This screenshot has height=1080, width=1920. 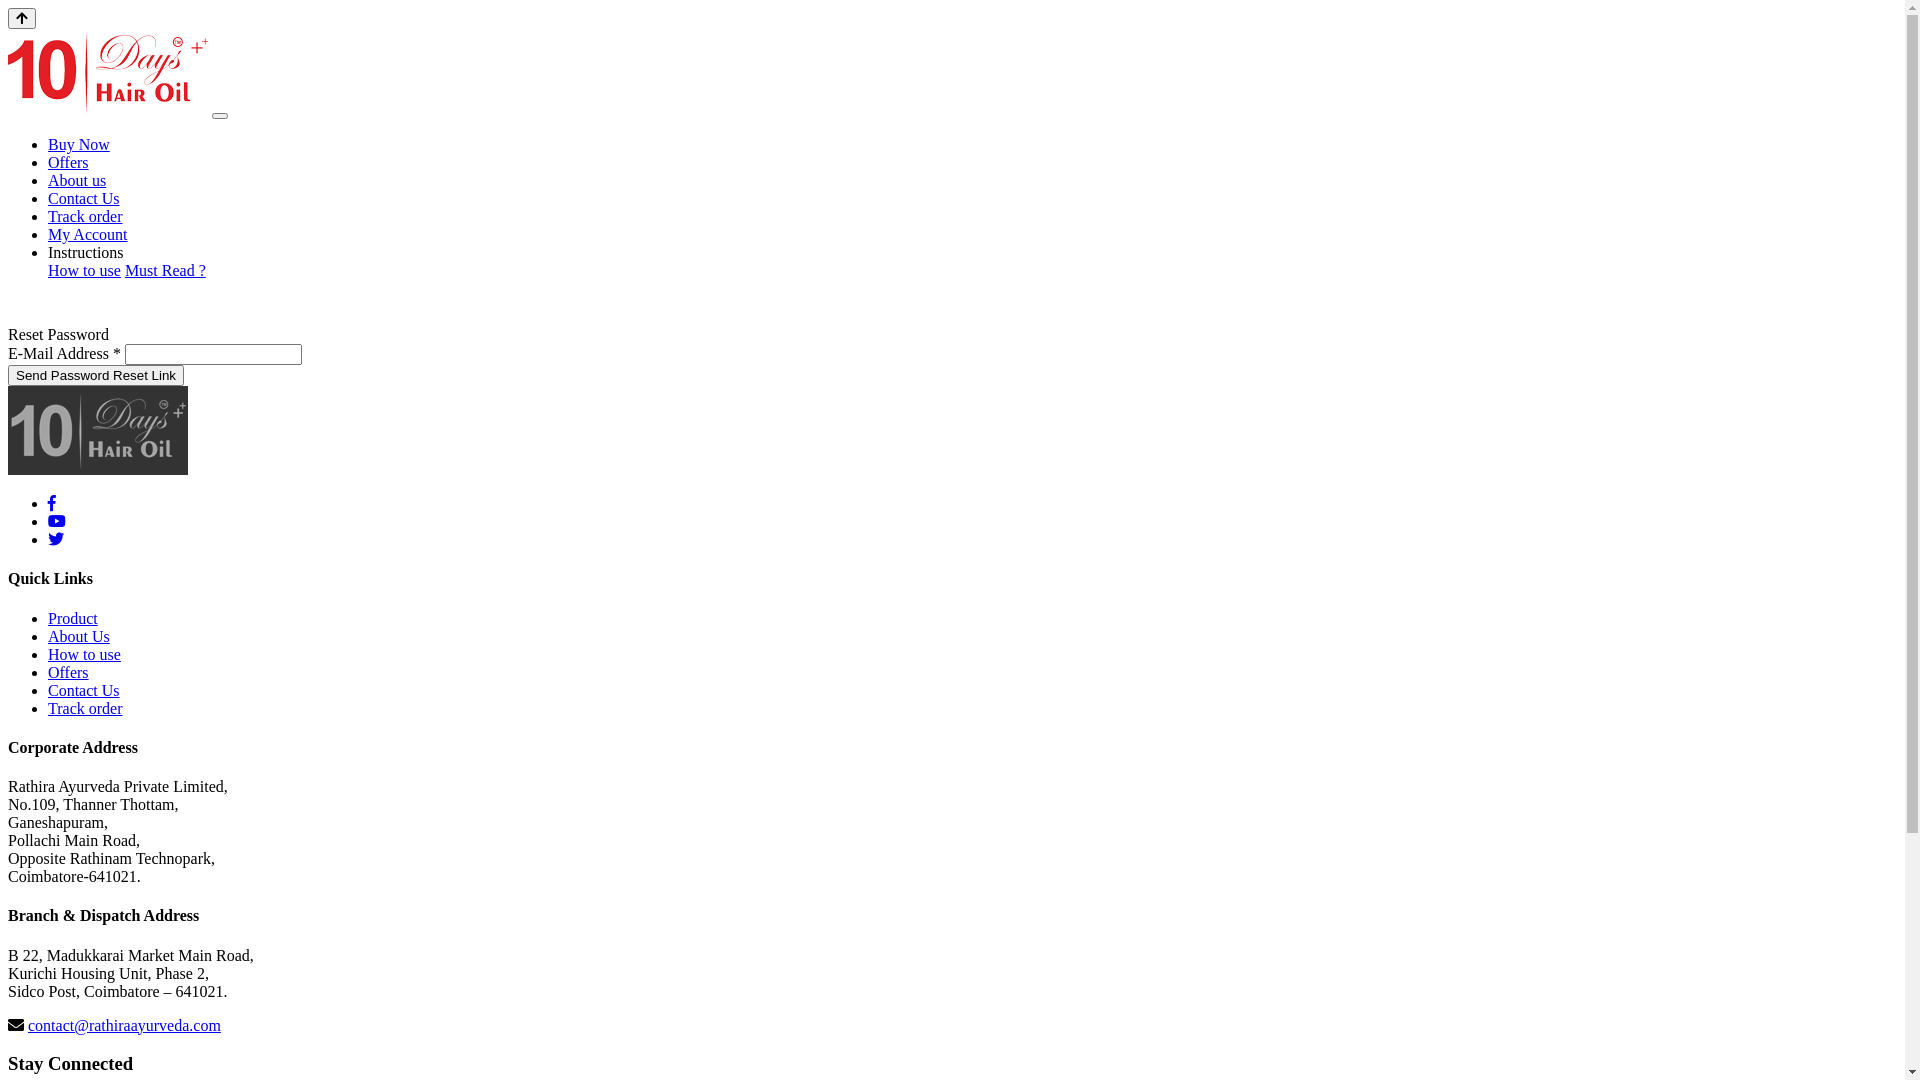 I want to click on 'Must Read ?', so click(x=165, y=270).